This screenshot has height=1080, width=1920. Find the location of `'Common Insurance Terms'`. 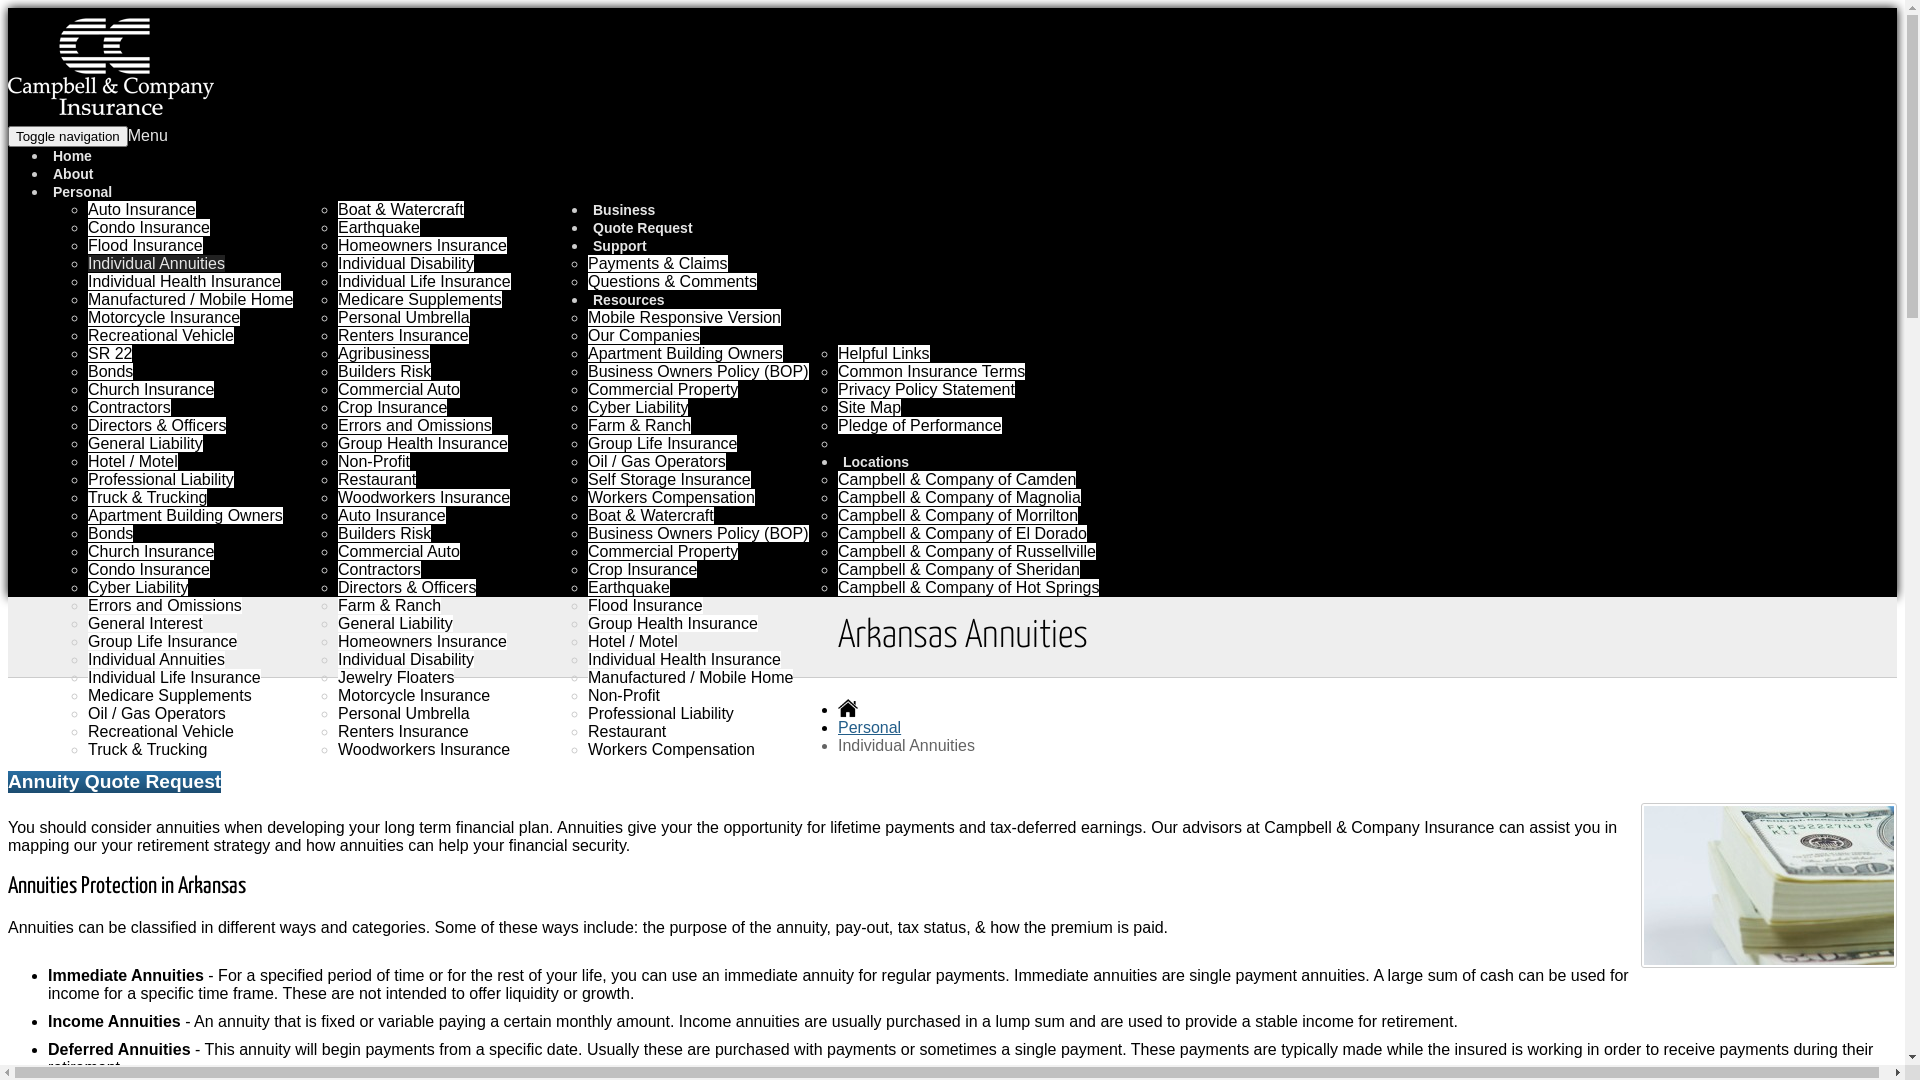

'Common Insurance Terms' is located at coordinates (930, 371).